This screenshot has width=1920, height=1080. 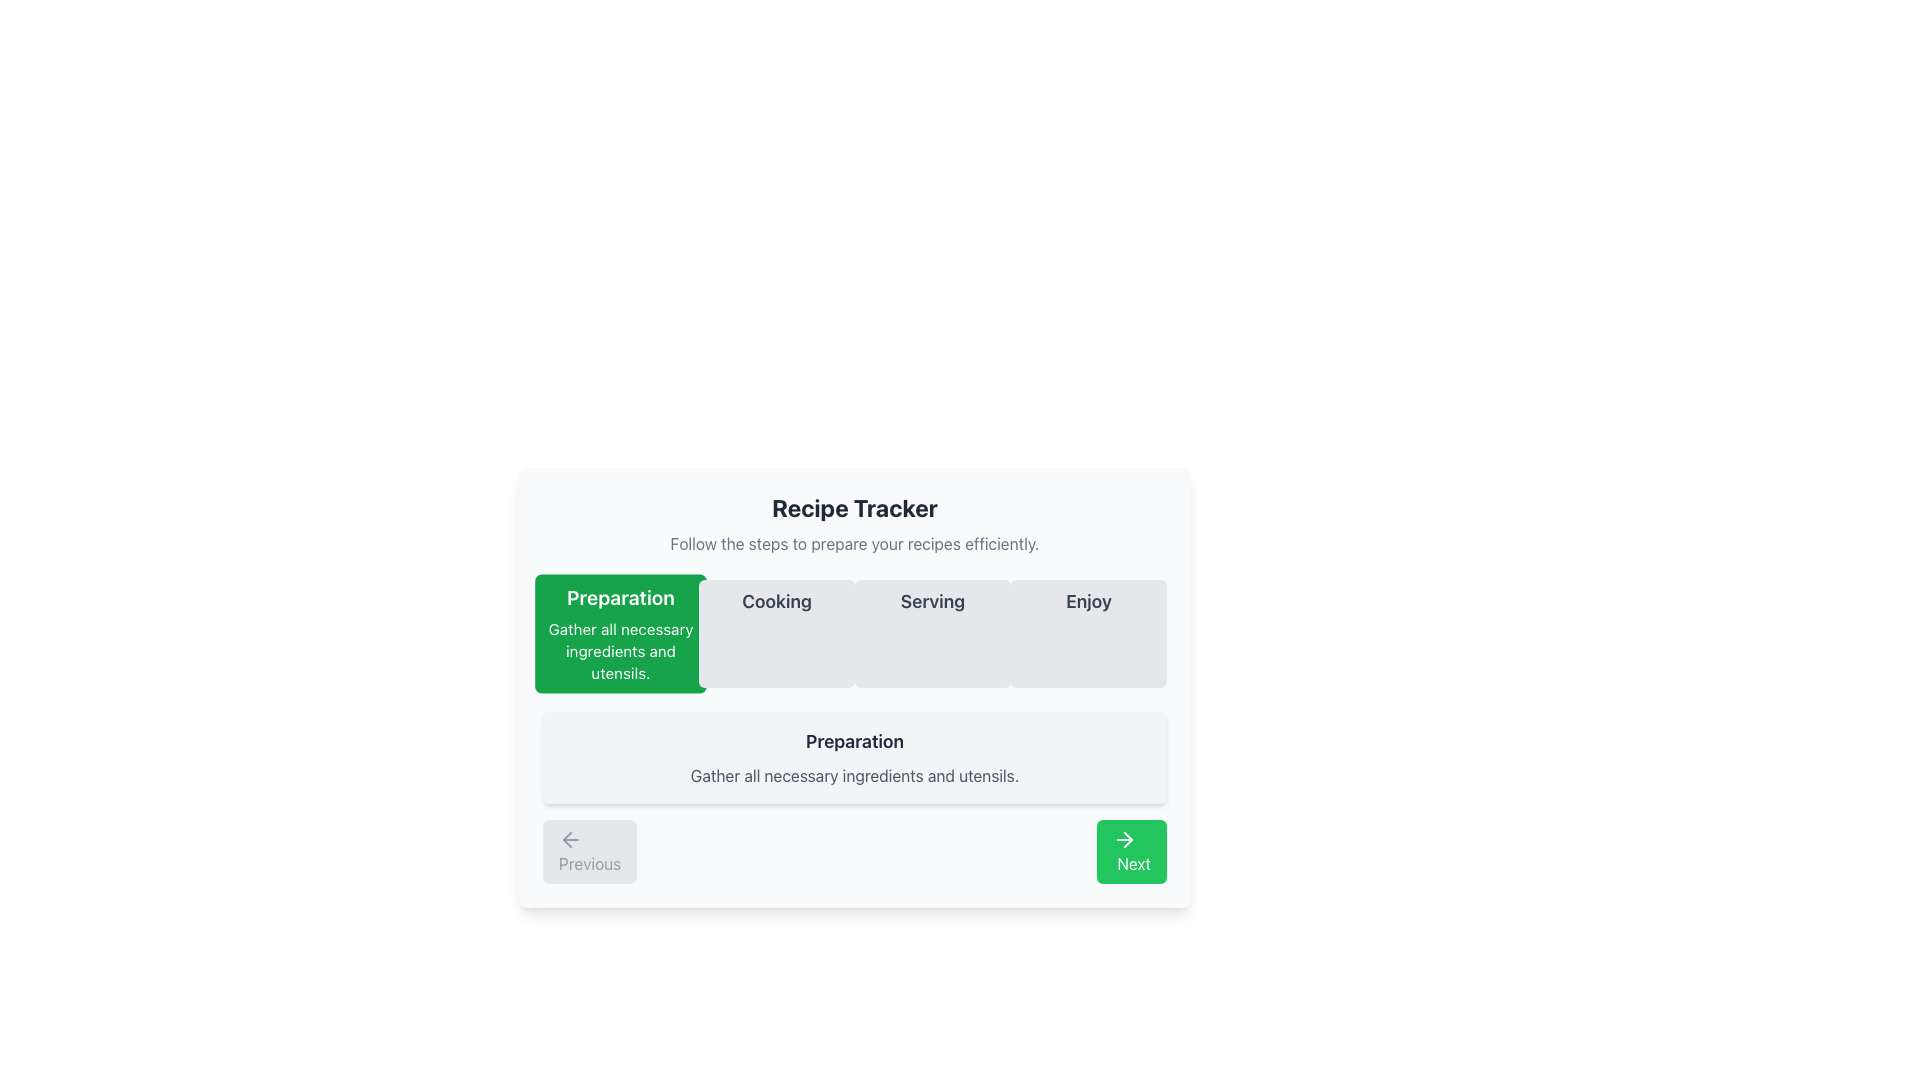 I want to click on the green 'Next' button with white text and a right-pointing arrow icon located at the bottom-right of the footer navigation to proceed to the next step or page, so click(x=1132, y=852).